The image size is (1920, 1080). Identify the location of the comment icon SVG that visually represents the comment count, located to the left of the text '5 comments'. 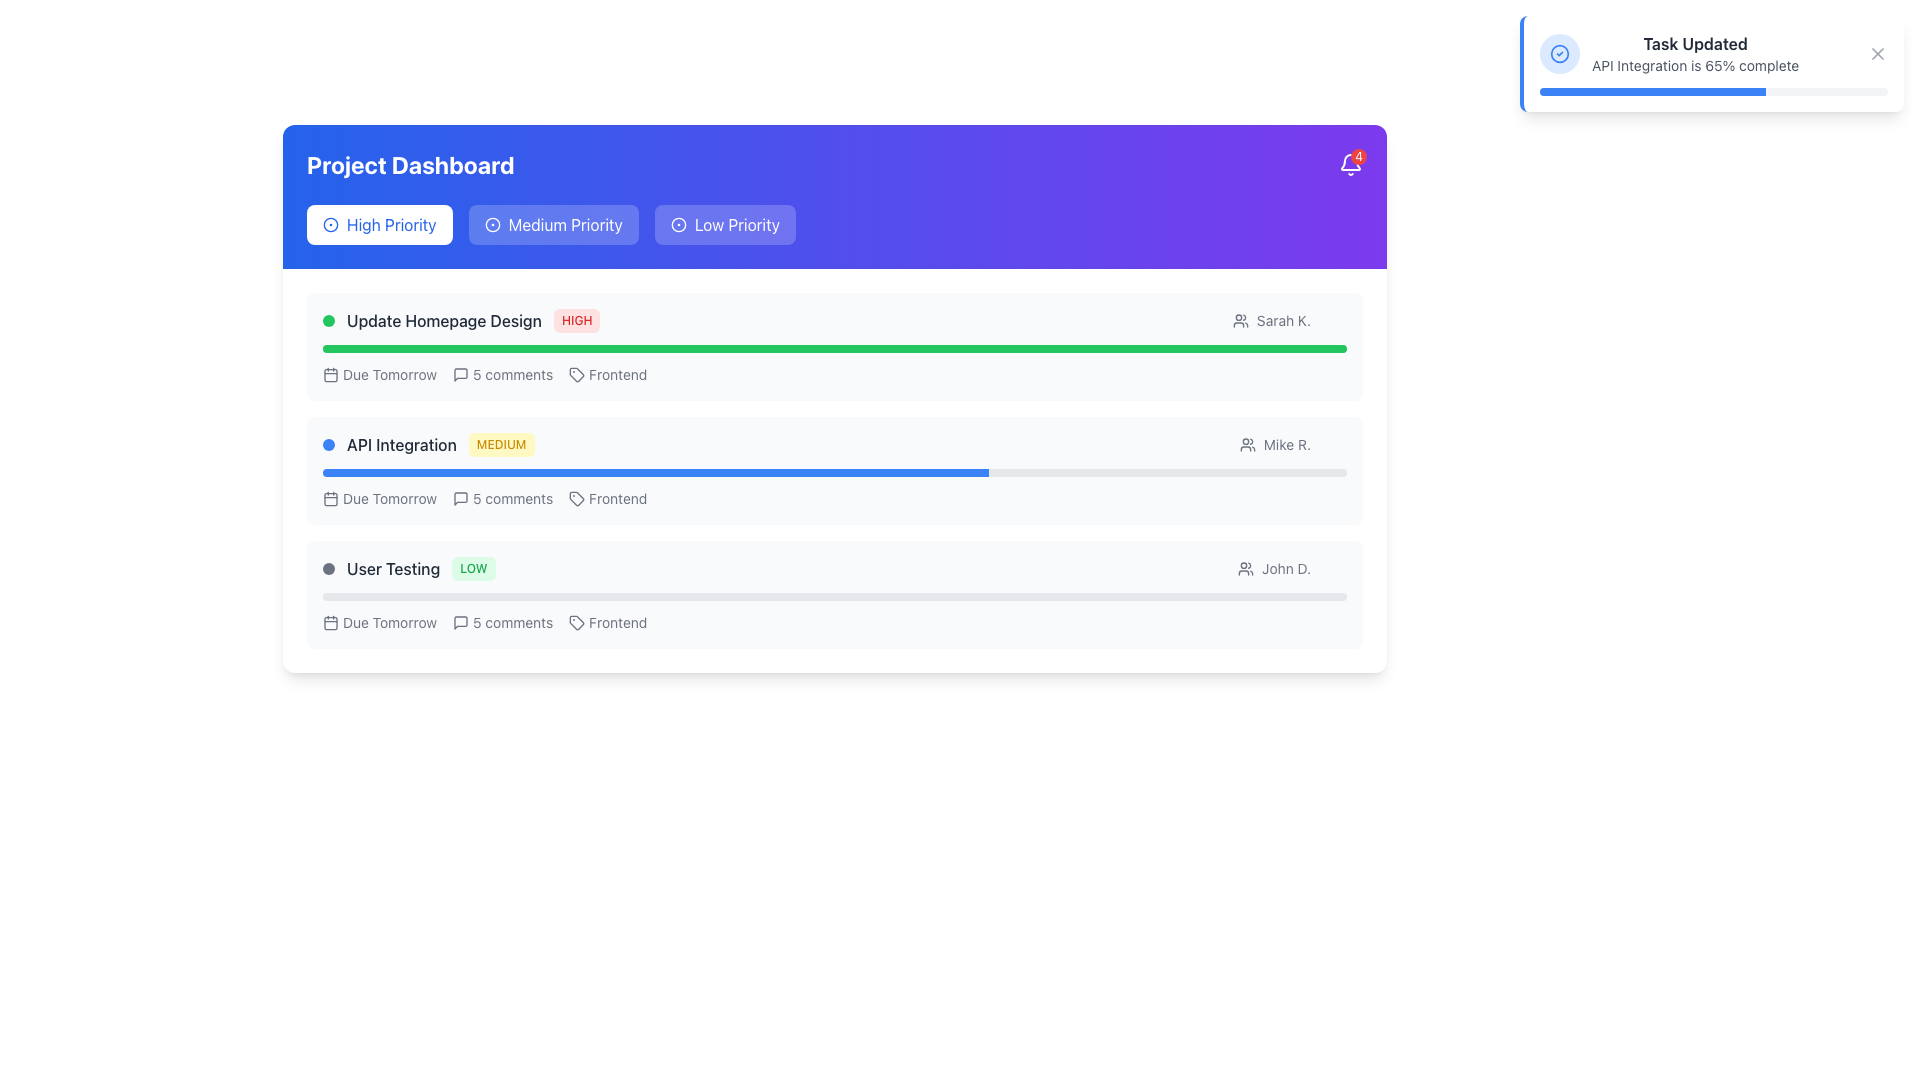
(460, 622).